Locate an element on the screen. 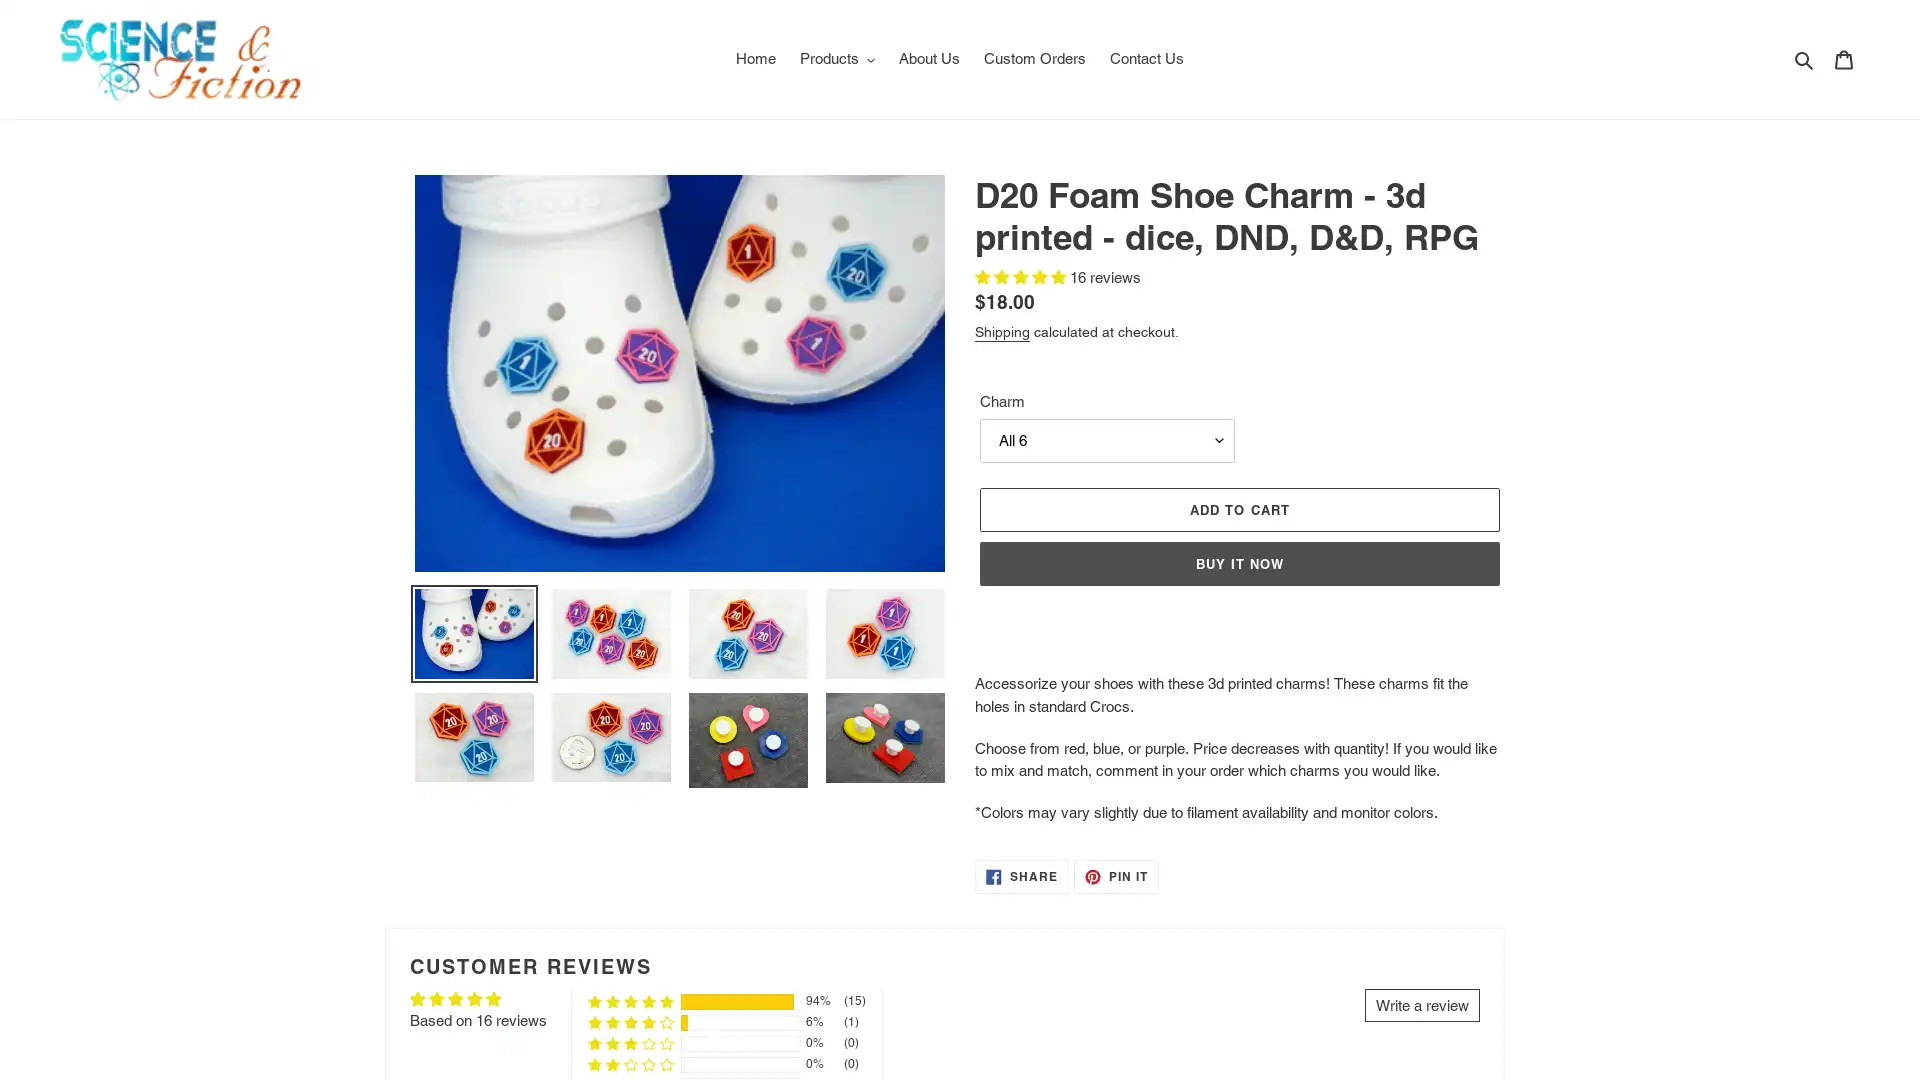  0% (0) reviews with 3 star rating is located at coordinates (629, 1042).